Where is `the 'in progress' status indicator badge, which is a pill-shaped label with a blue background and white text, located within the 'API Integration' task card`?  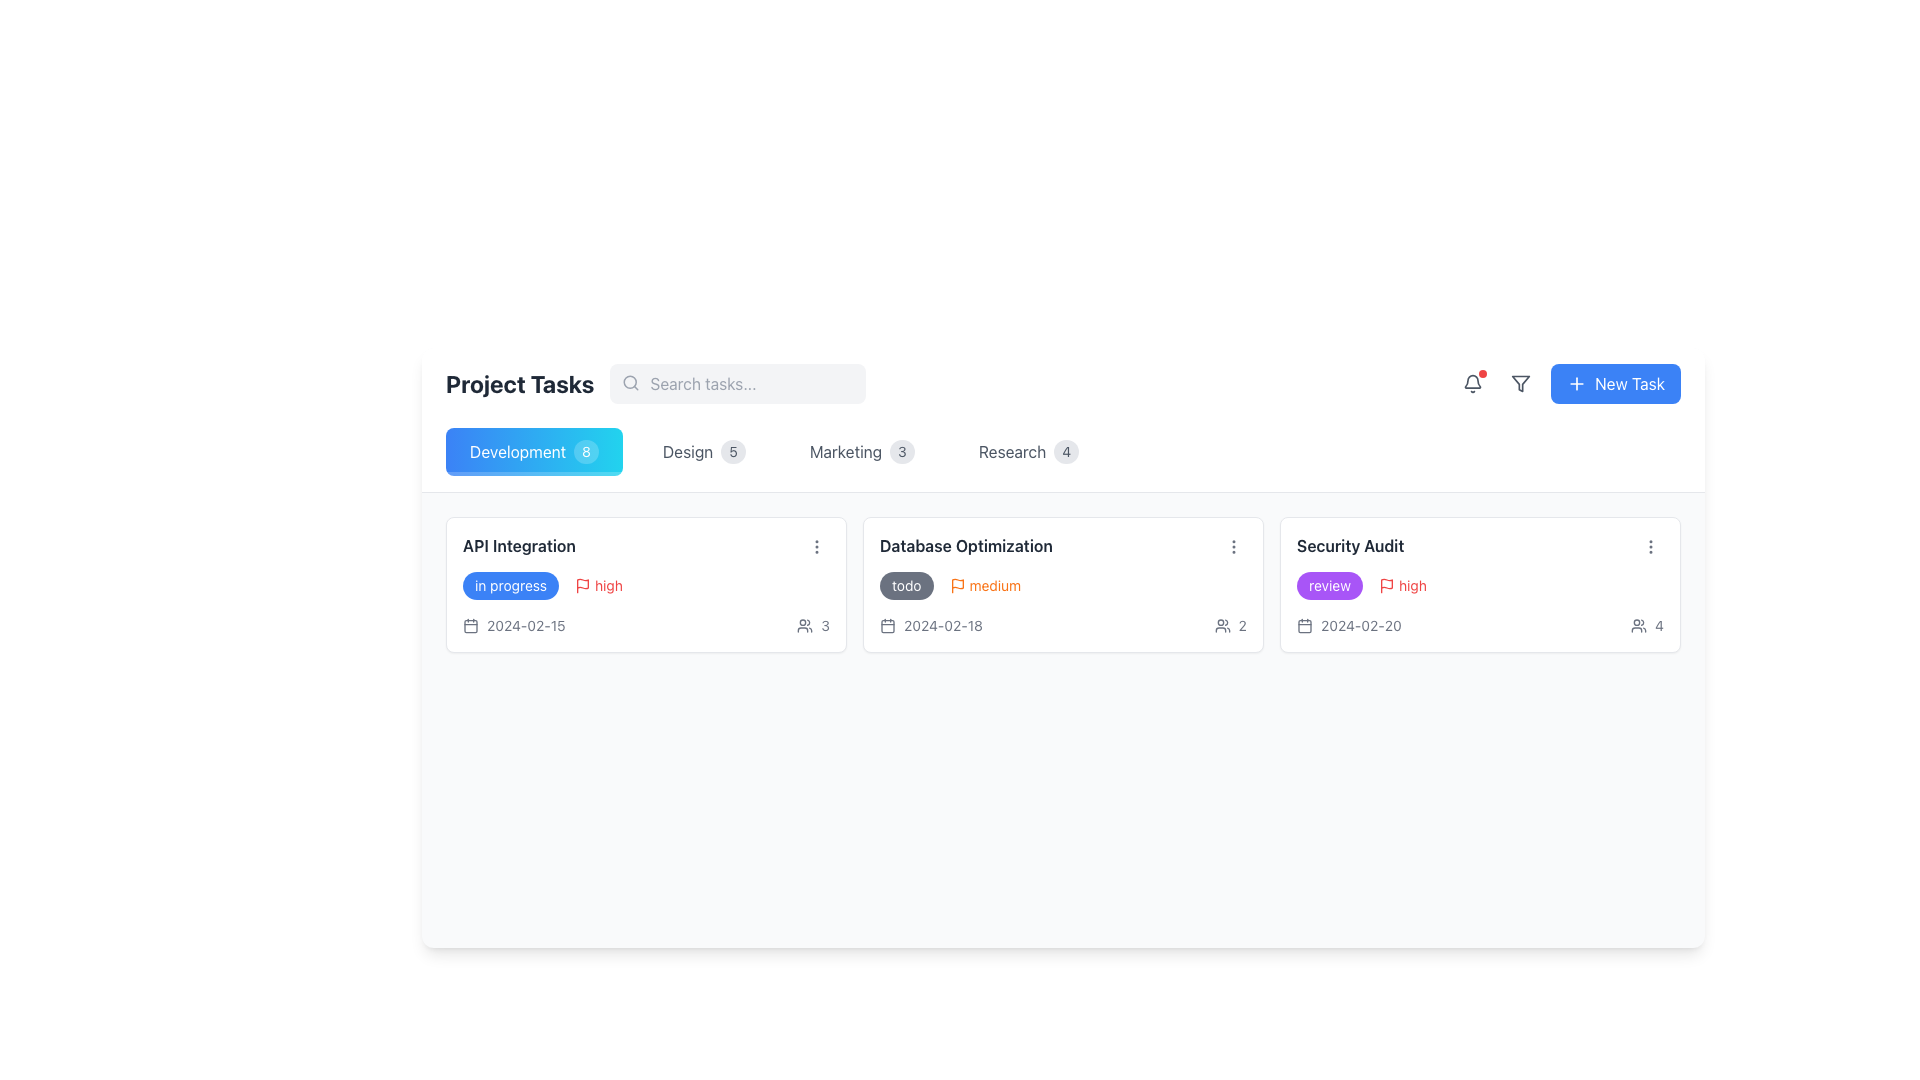 the 'in progress' status indicator badge, which is a pill-shaped label with a blue background and white text, located within the 'API Integration' task card is located at coordinates (511, 585).